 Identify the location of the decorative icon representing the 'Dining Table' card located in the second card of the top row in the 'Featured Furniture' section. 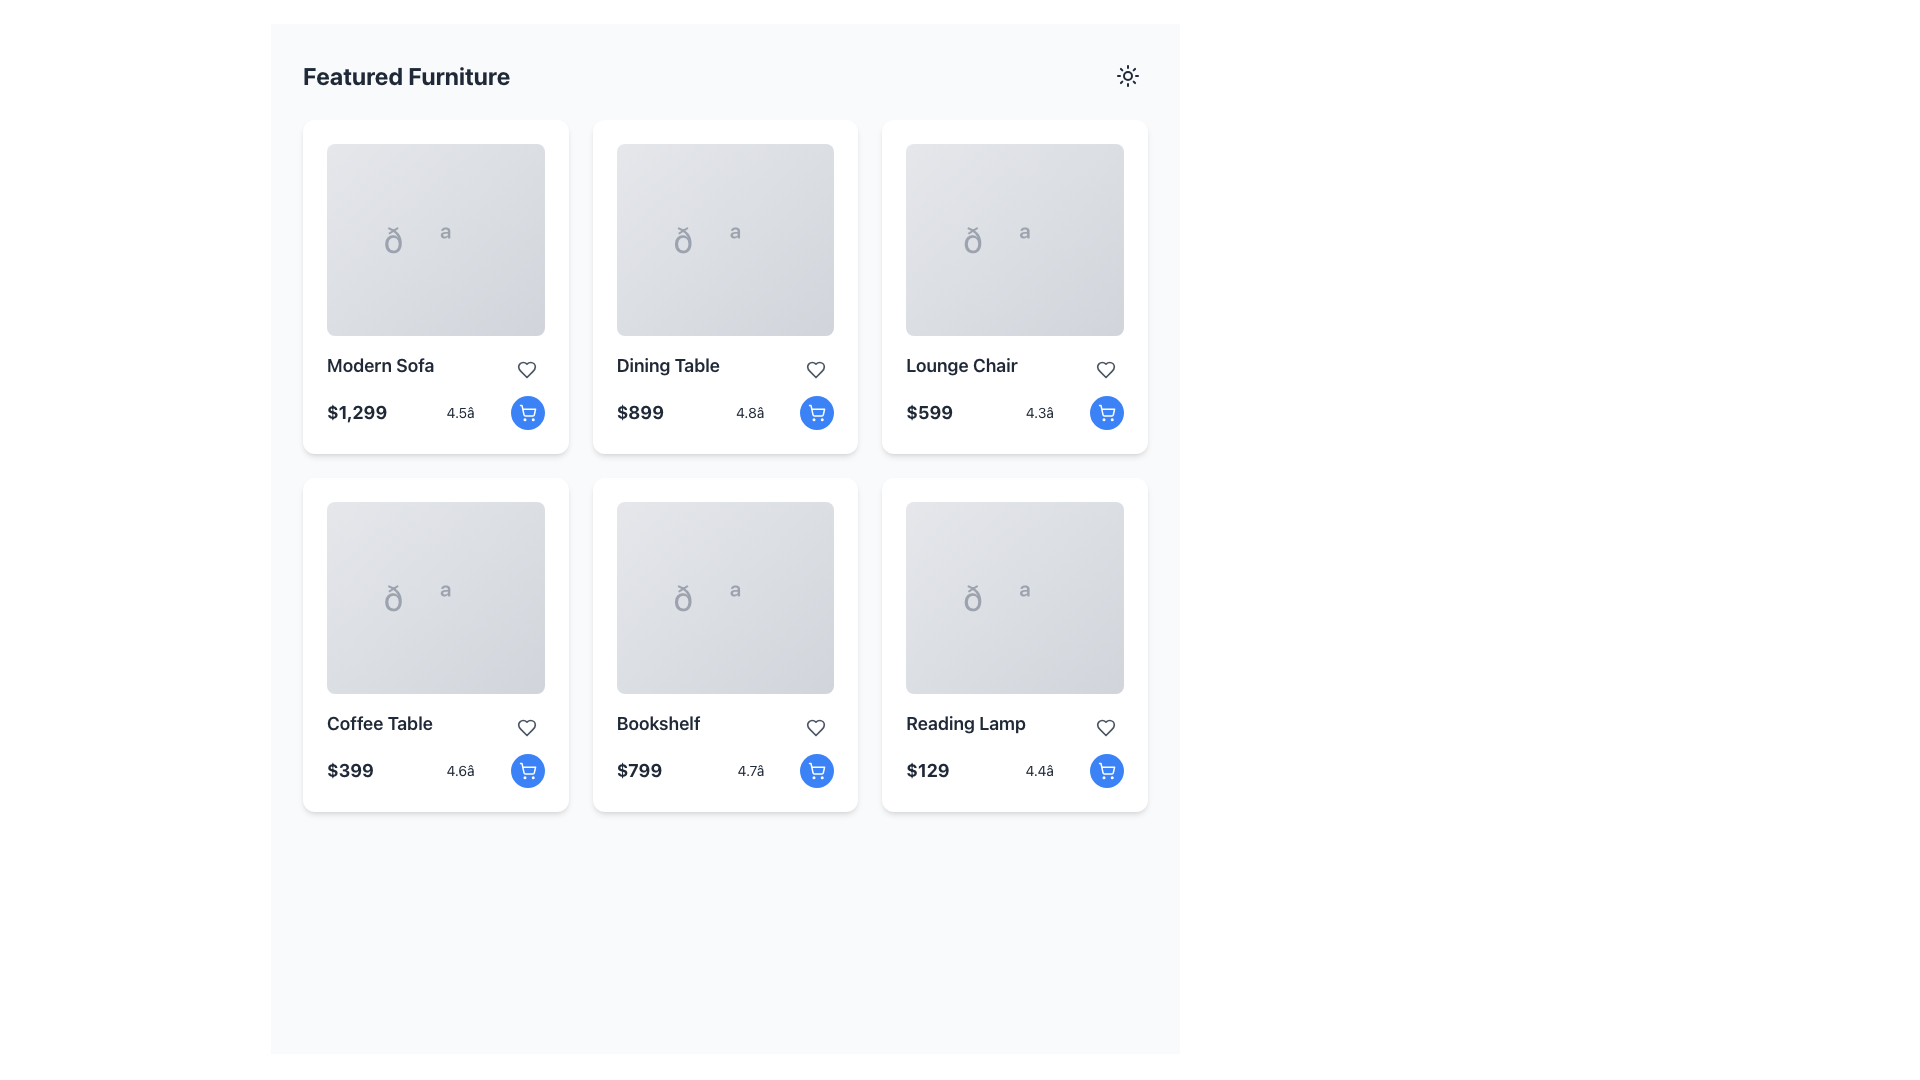
(724, 238).